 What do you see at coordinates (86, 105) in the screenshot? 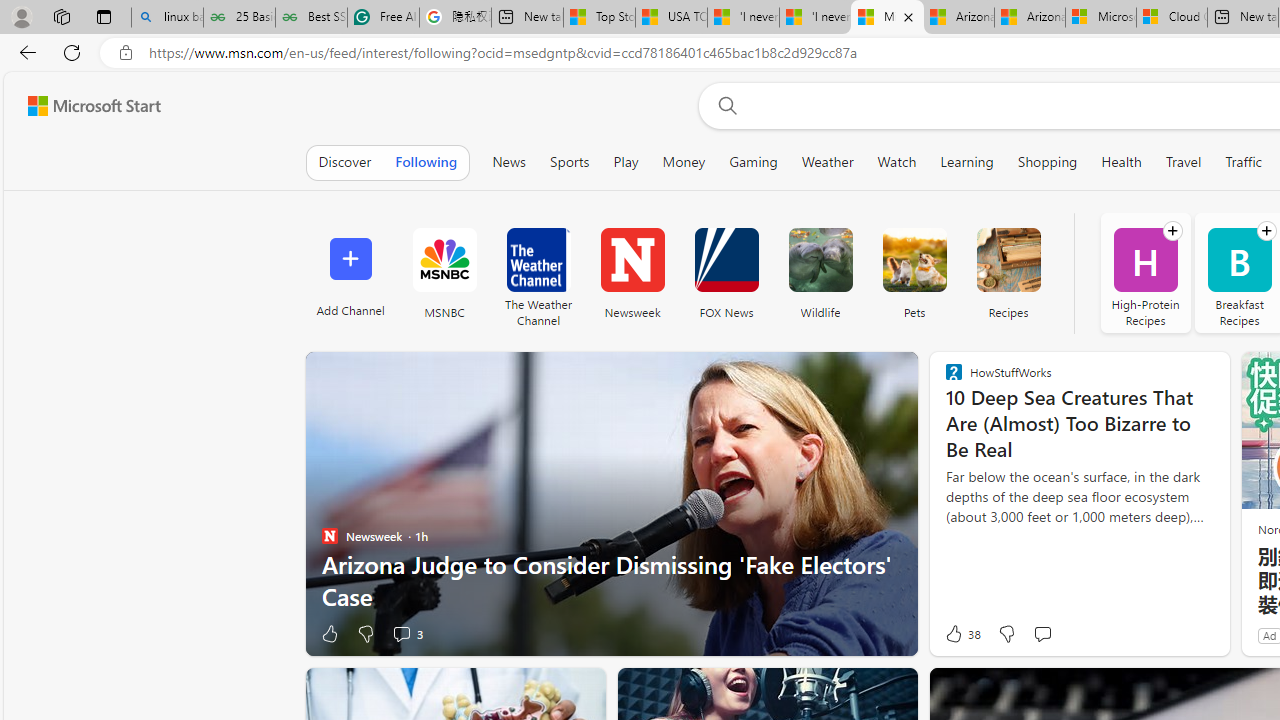
I see `'Skip to content'` at bounding box center [86, 105].